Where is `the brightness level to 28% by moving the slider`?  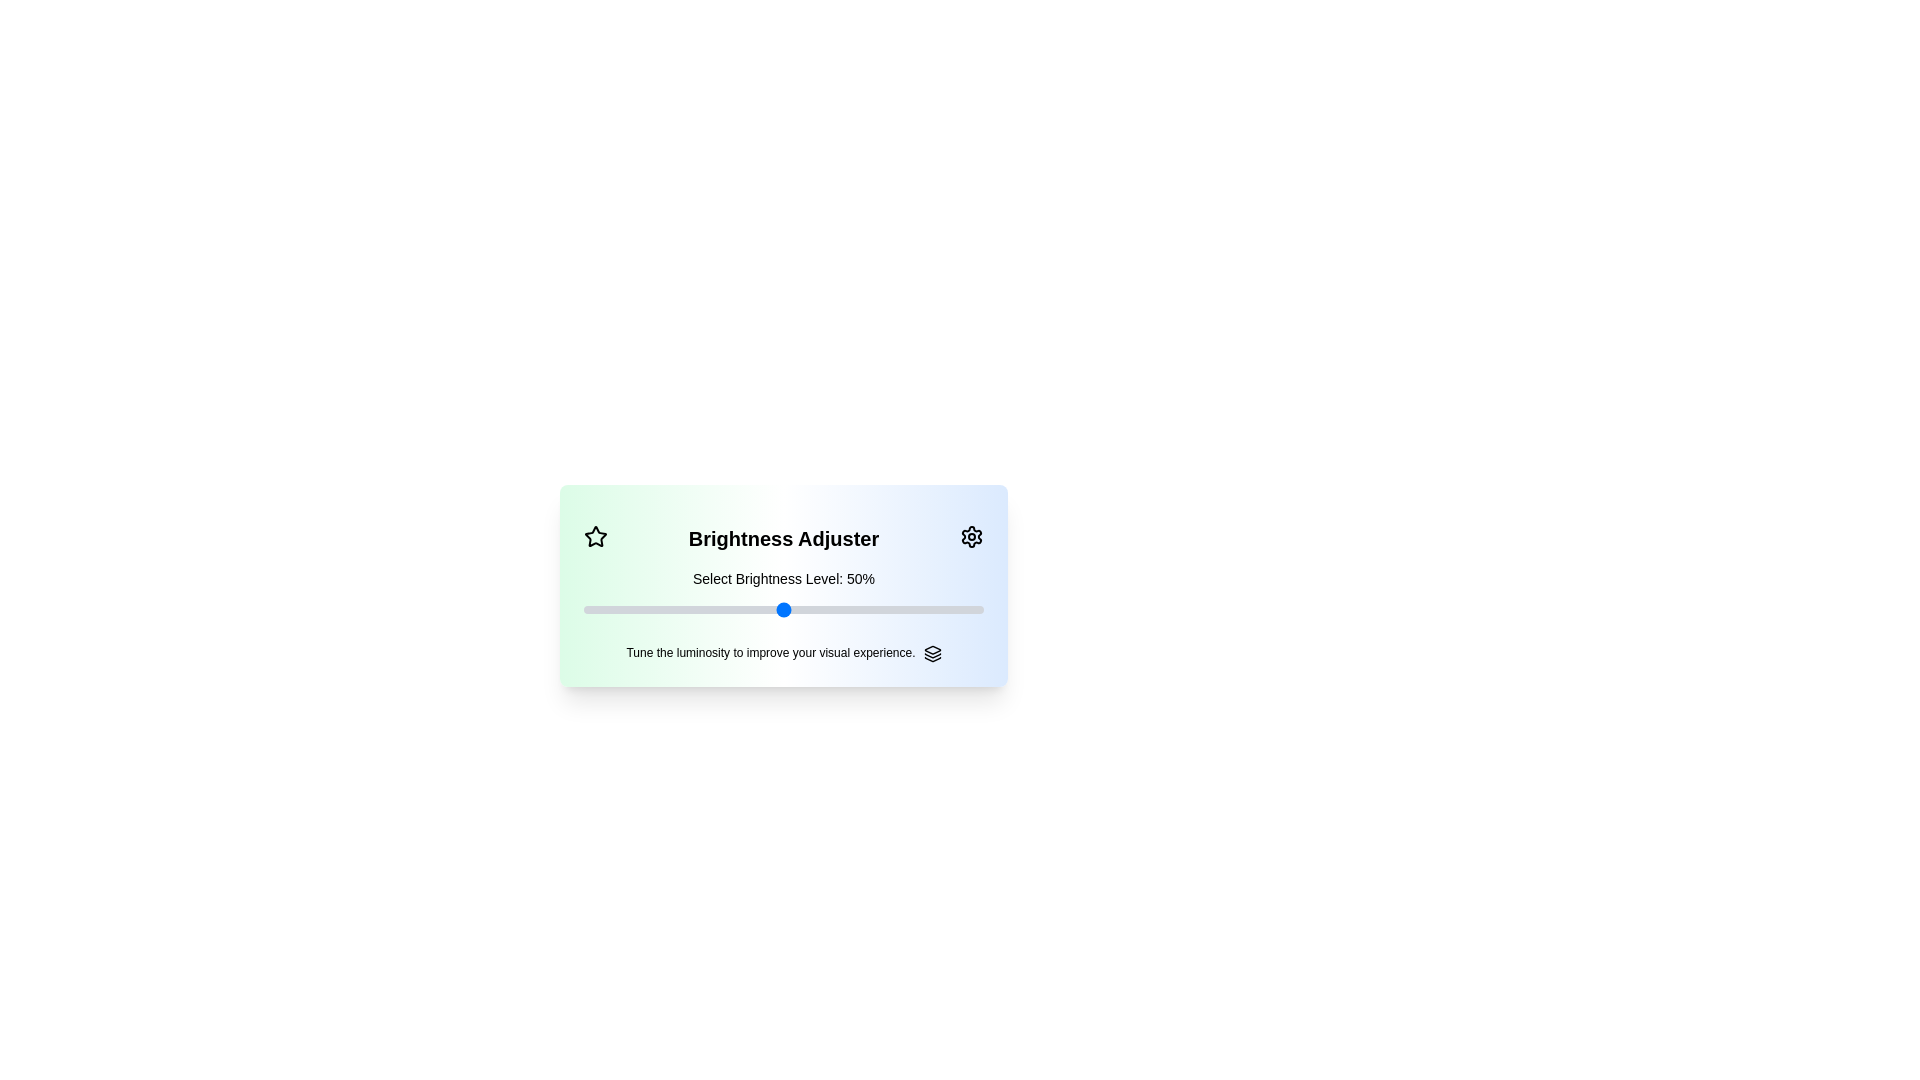 the brightness level to 28% by moving the slider is located at coordinates (696, 608).